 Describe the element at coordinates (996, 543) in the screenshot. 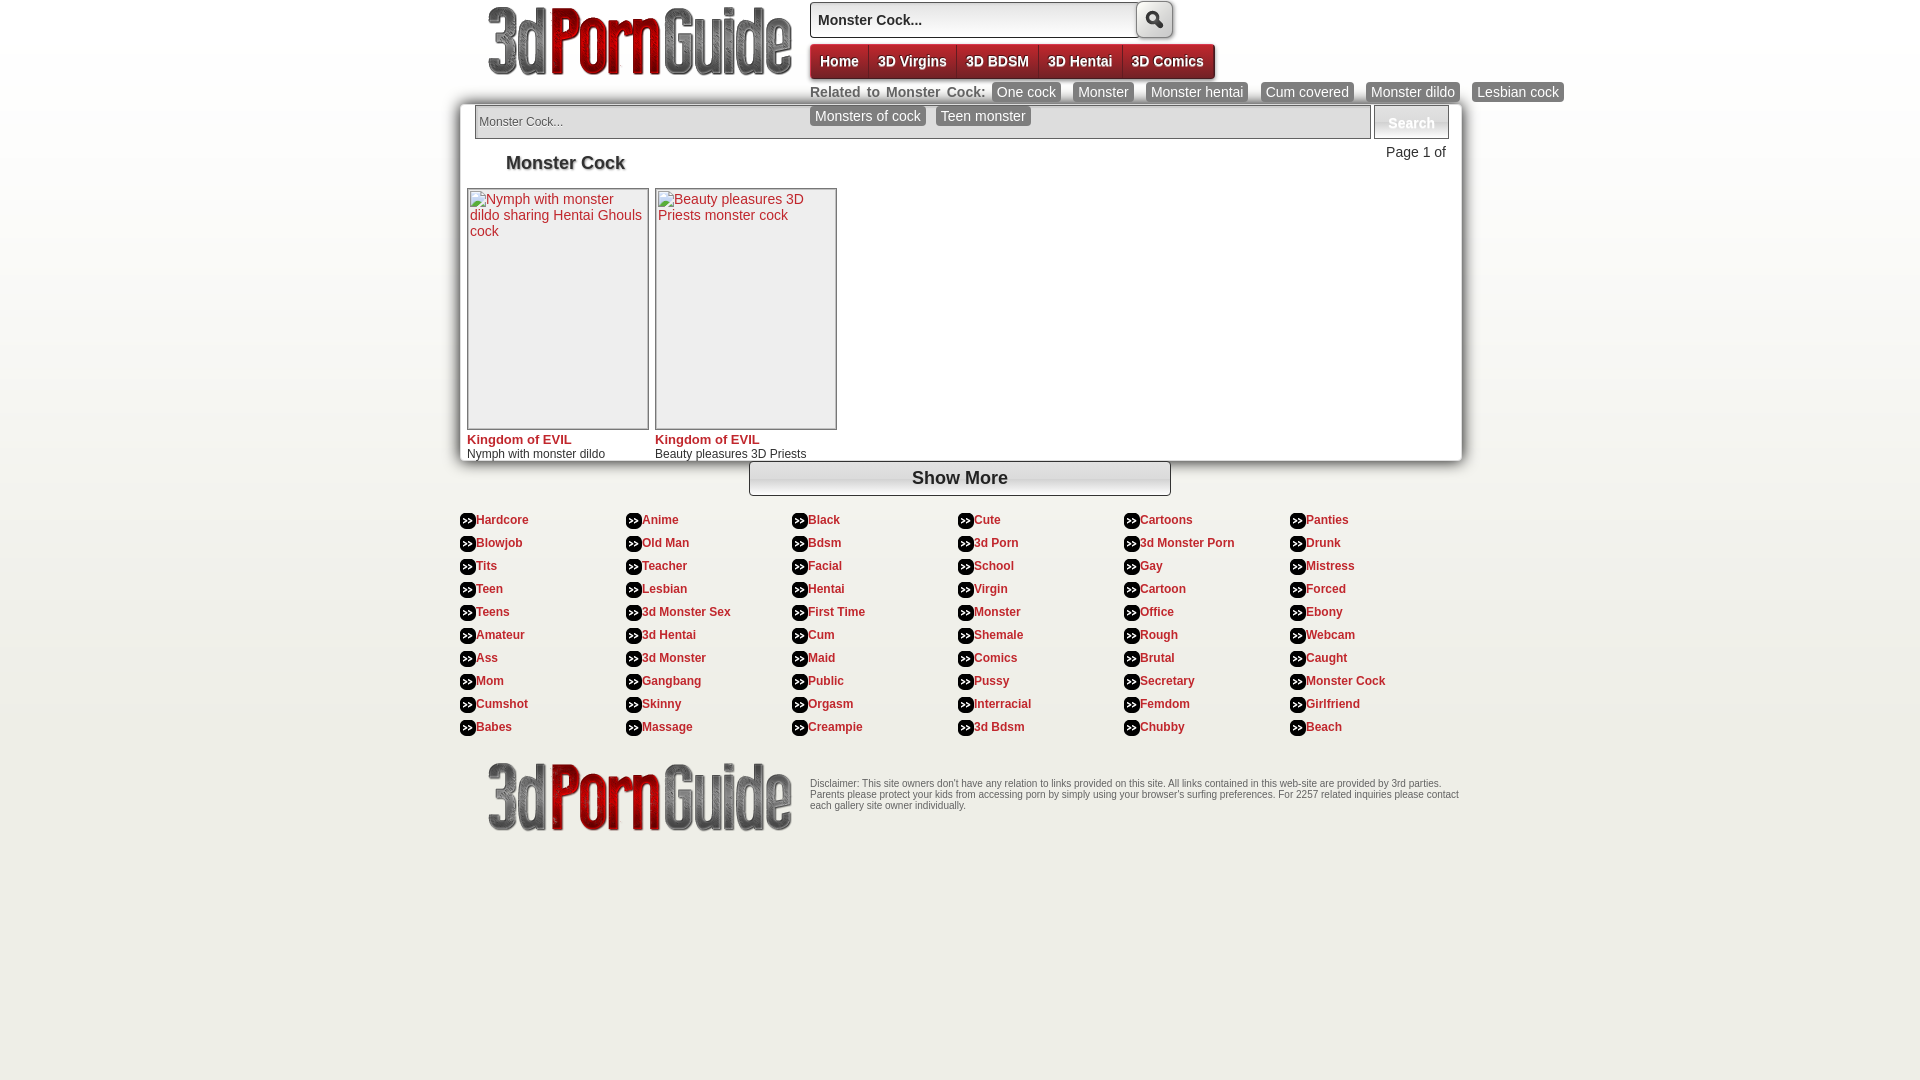

I see `'3d Porn'` at that location.